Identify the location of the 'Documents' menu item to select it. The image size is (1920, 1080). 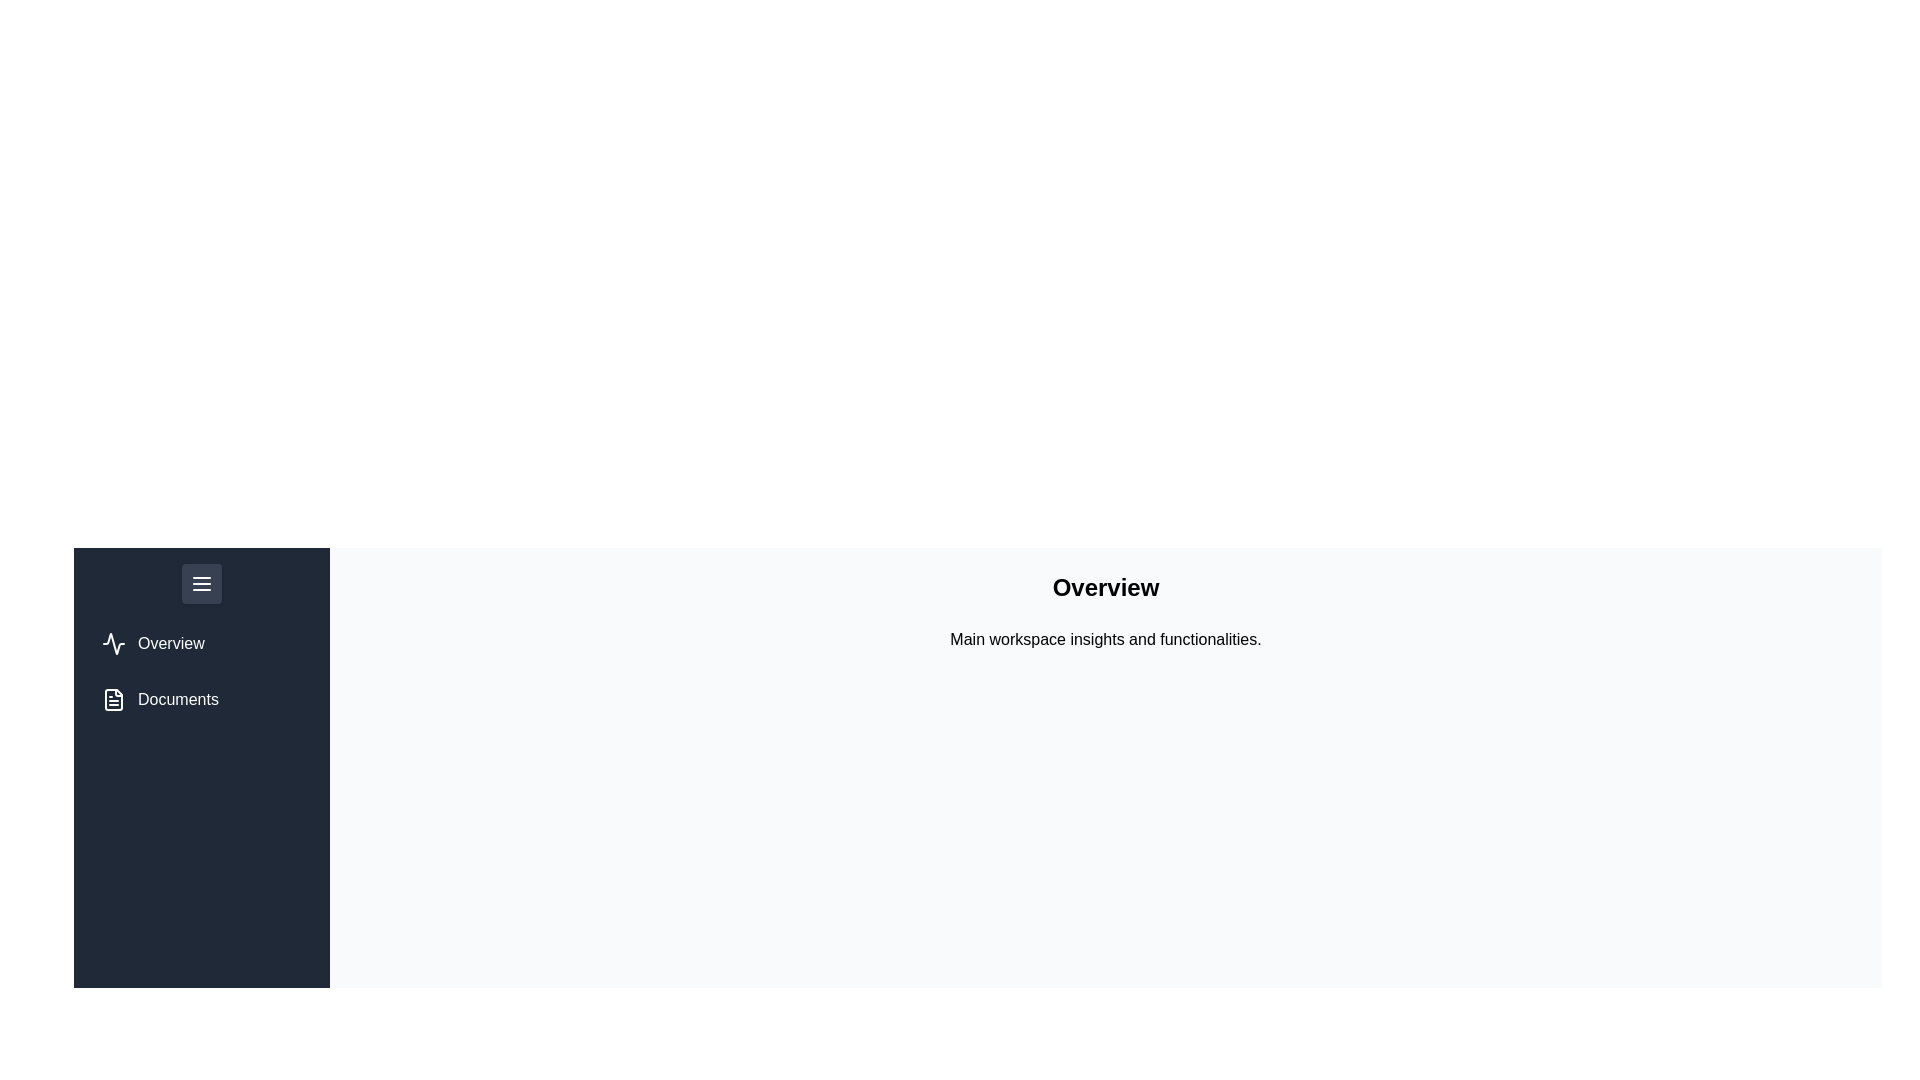
(158, 698).